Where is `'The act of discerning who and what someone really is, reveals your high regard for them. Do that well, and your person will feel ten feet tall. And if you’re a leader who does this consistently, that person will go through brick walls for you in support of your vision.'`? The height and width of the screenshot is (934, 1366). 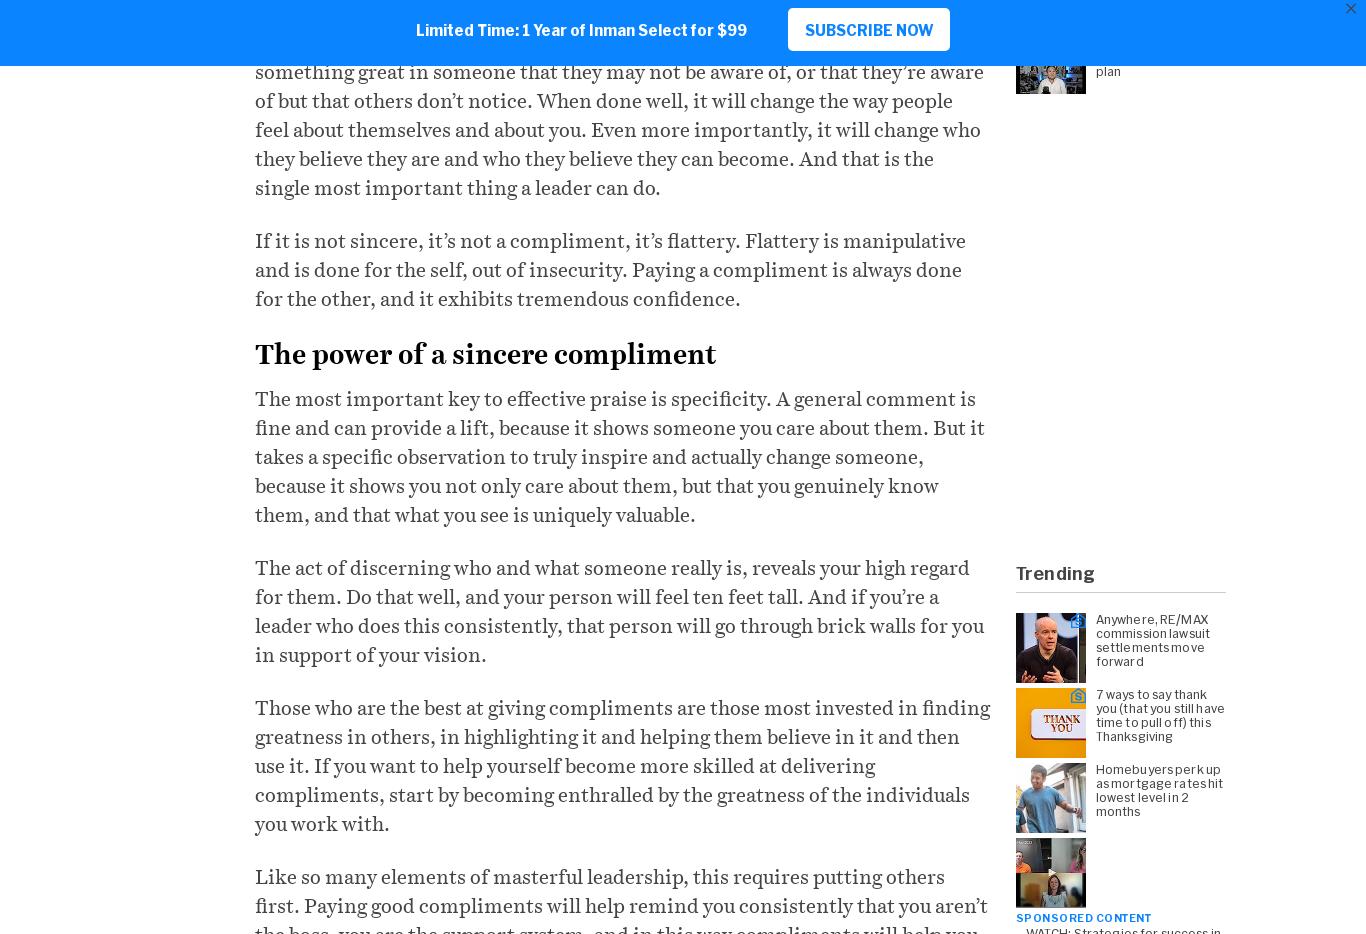 'The act of discerning who and what someone really is, reveals your high regard for them. Do that well, and your person will feel ten feet tall. And if you’re a leader who does this consistently, that person will go through brick walls for you in support of your vision.' is located at coordinates (618, 610).